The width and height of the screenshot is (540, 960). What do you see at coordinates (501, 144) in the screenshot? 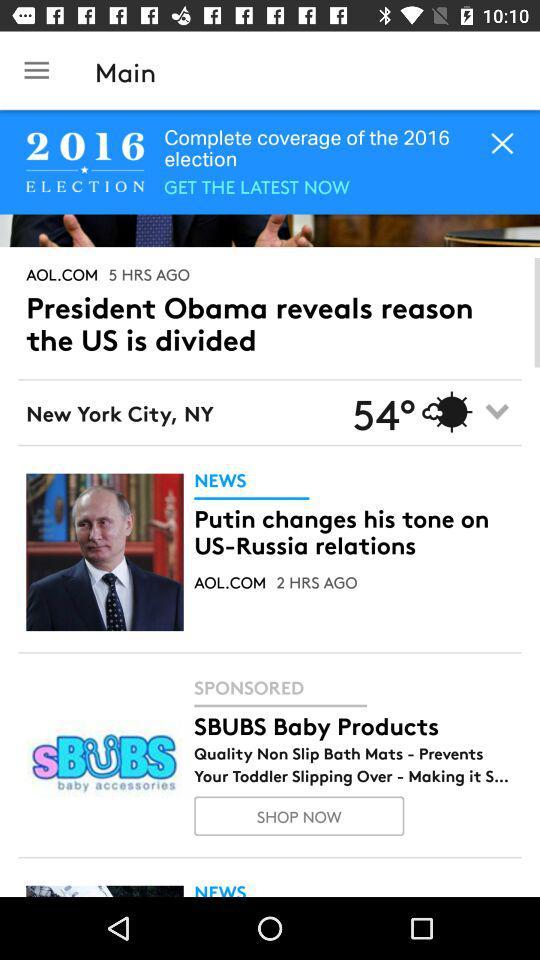
I see `the close icon` at bounding box center [501, 144].